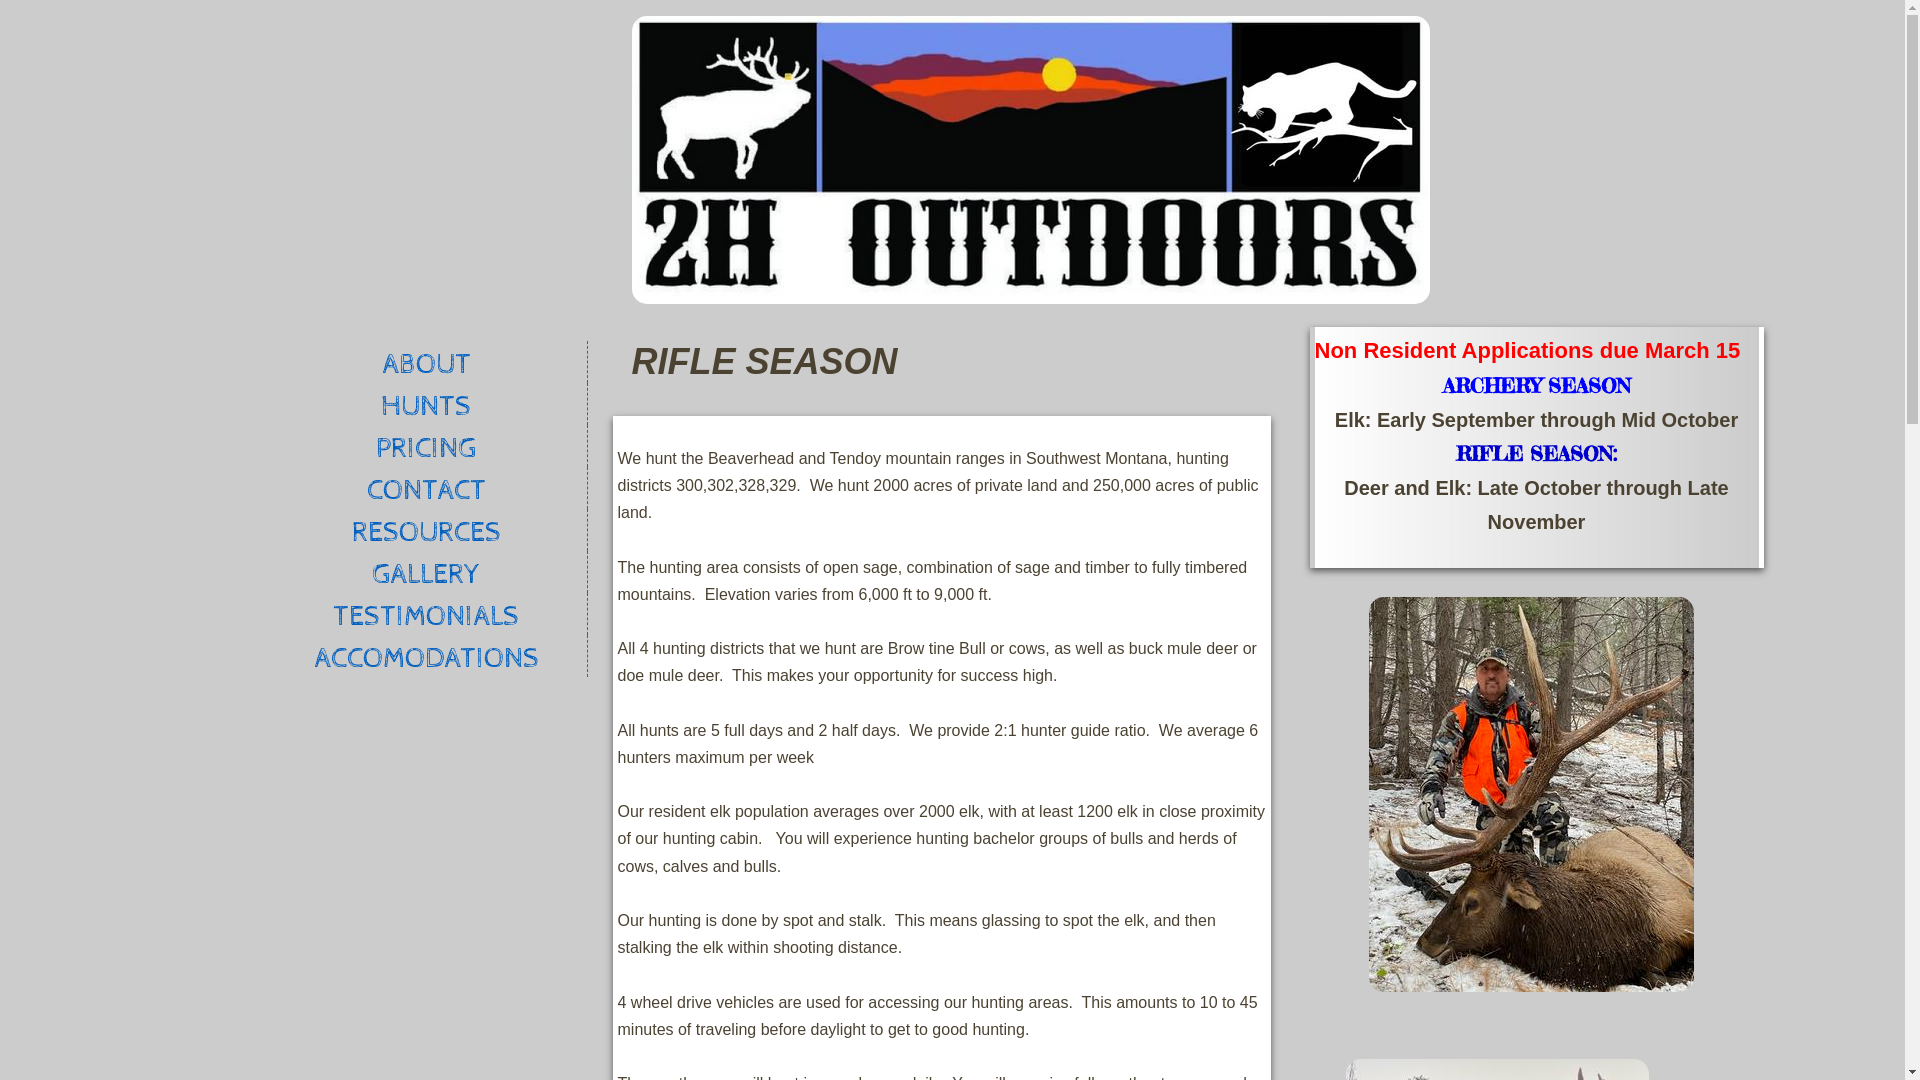 This screenshot has width=1920, height=1080. Describe the element at coordinates (264, 362) in the screenshot. I see `'ABOUT'` at that location.